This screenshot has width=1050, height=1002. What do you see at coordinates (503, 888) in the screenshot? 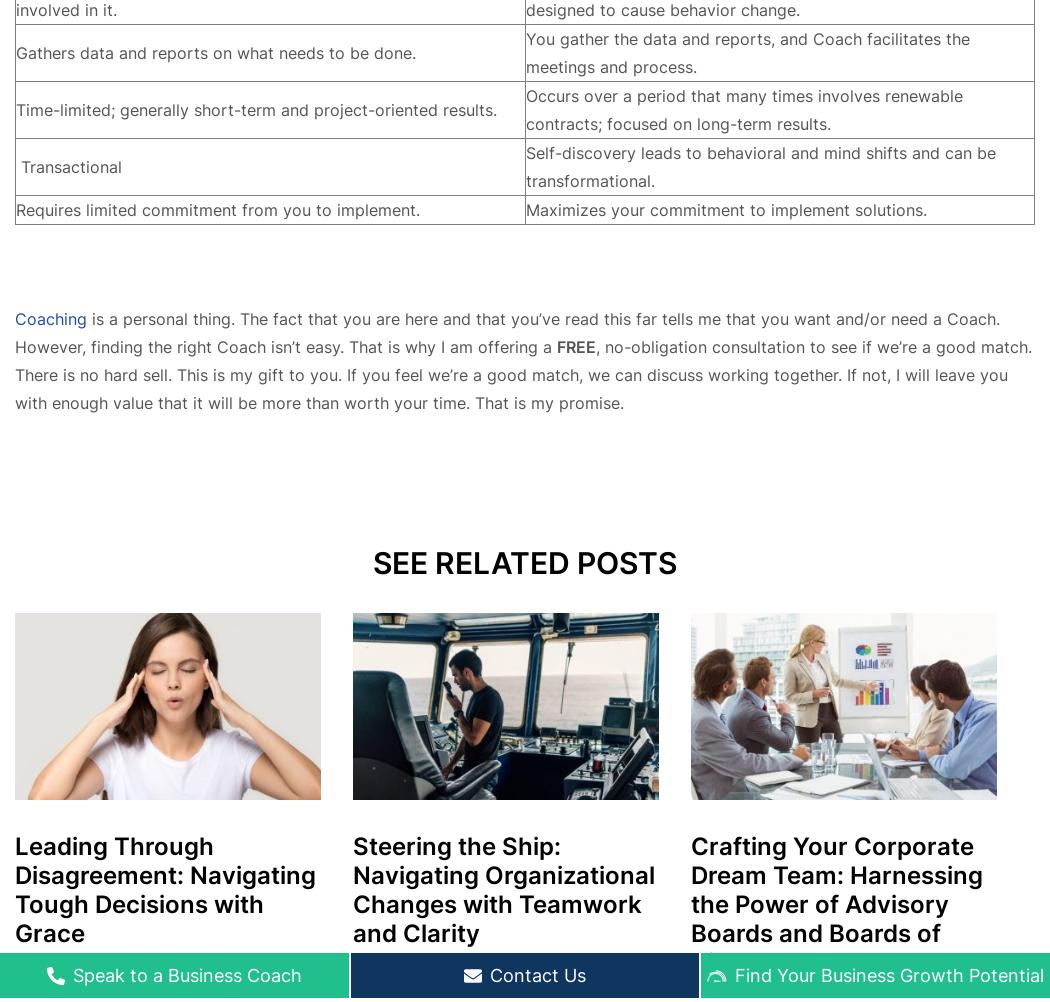
I see `'Steering the Ship: Navigating Organizational Changes with Teamwork and Clarity'` at bounding box center [503, 888].